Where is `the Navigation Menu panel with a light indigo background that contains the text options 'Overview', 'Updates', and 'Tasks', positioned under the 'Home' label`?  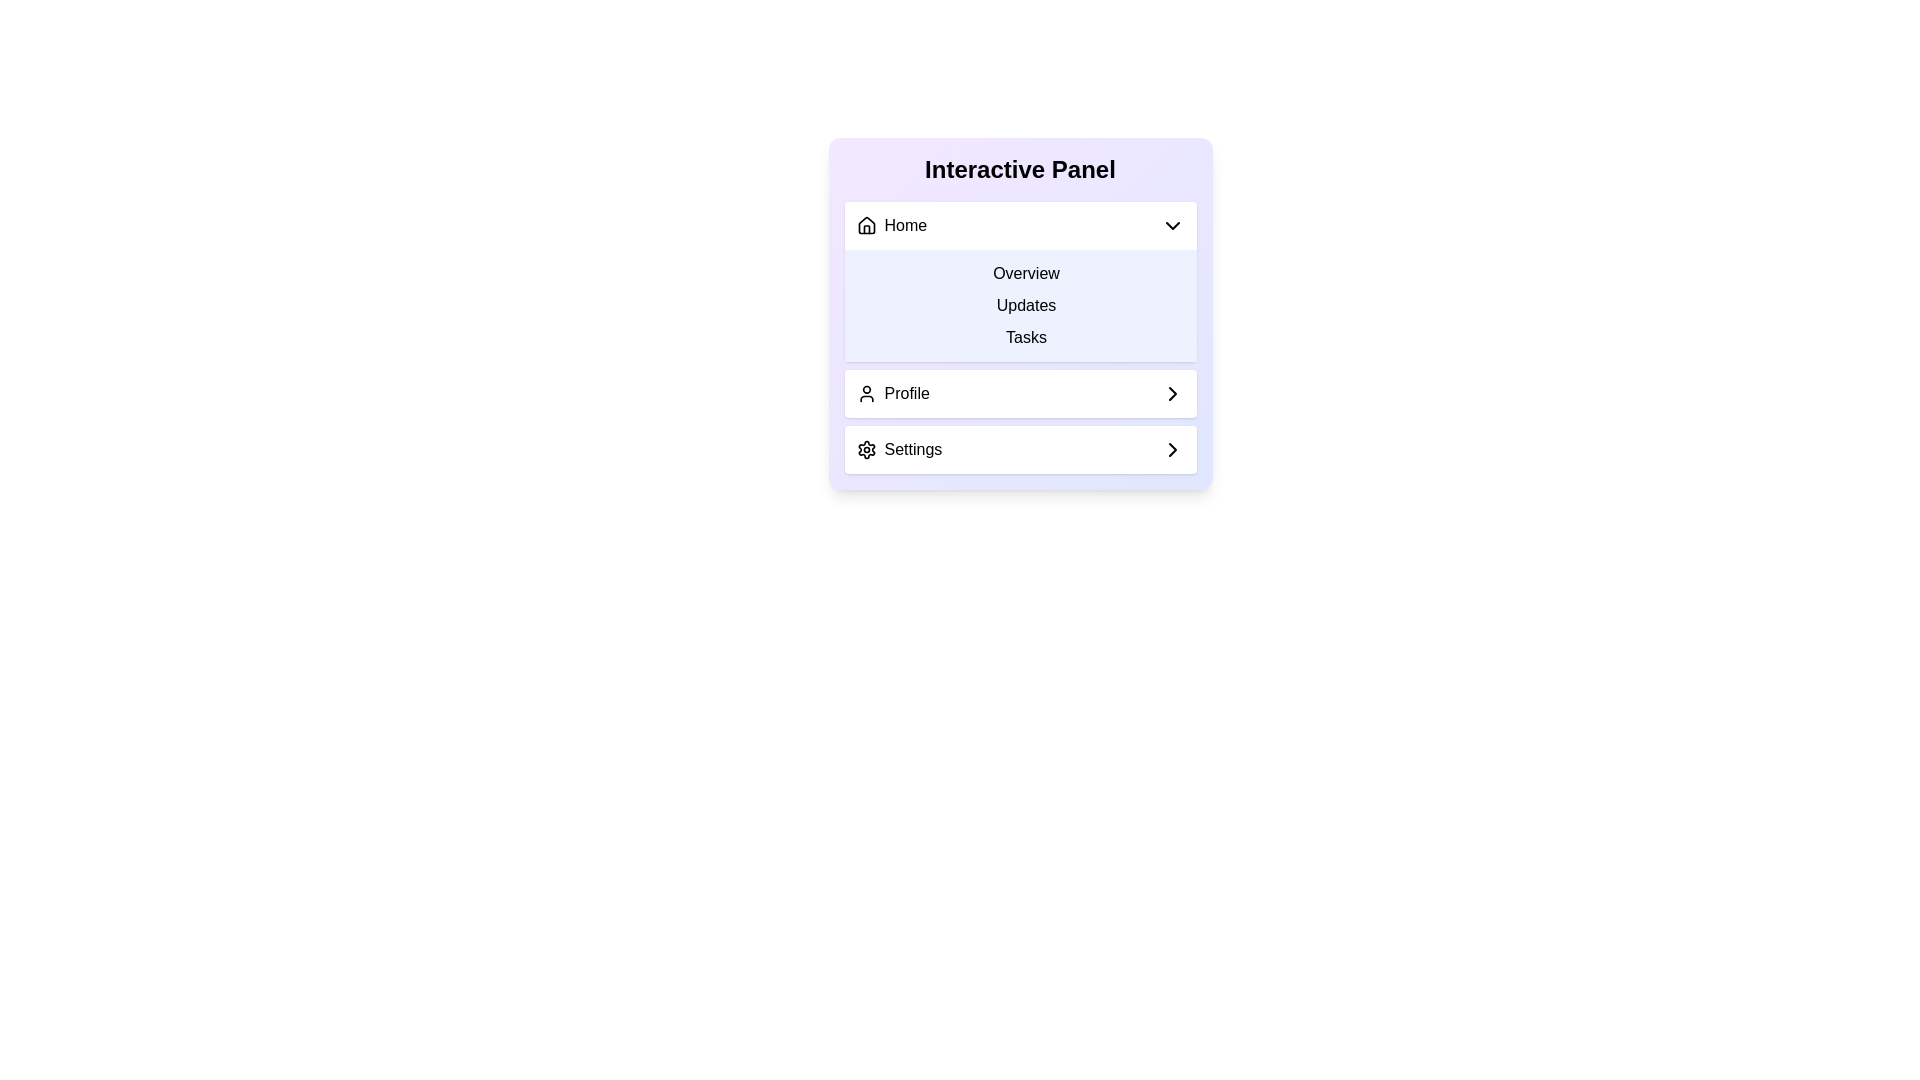
the Navigation Menu panel with a light indigo background that contains the text options 'Overview', 'Updates', and 'Tasks', positioned under the 'Home' label is located at coordinates (1020, 305).